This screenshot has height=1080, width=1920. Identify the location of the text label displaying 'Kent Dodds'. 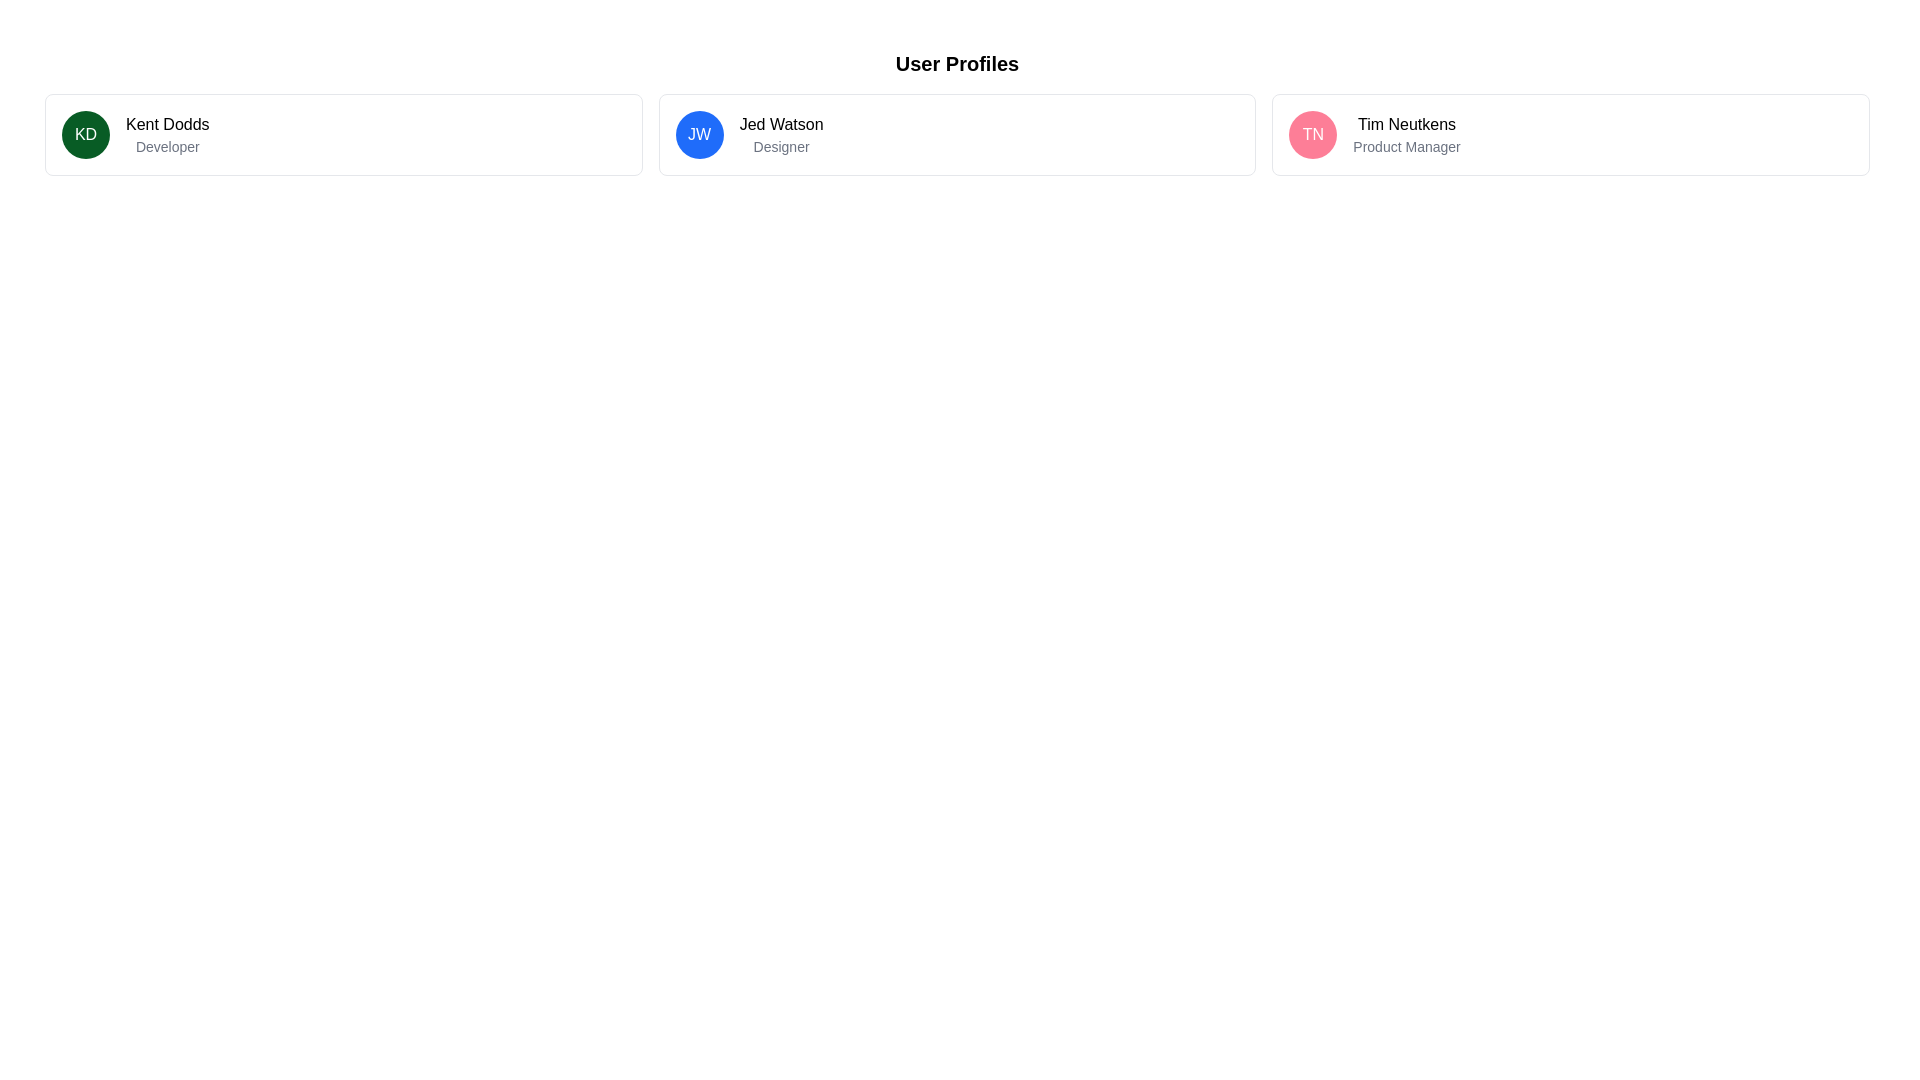
(167, 124).